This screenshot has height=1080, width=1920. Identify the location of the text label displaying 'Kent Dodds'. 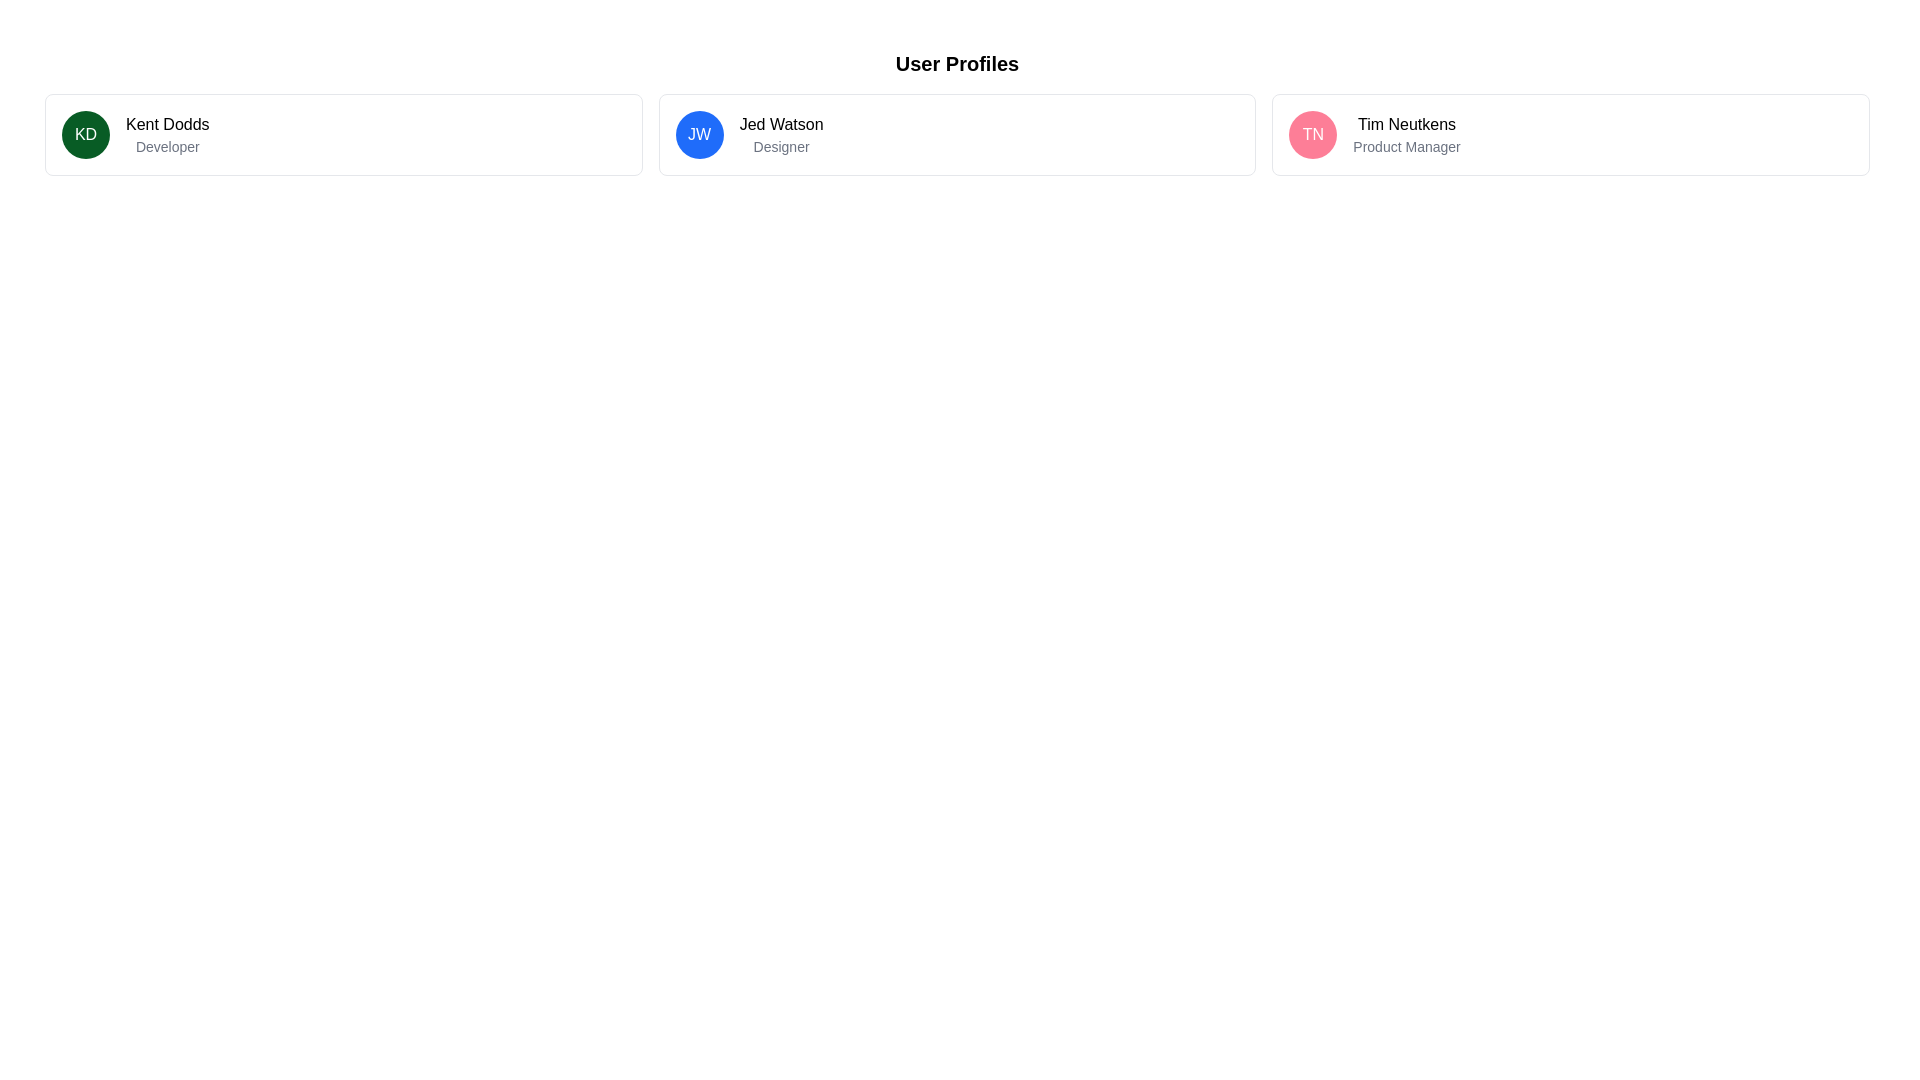
(167, 124).